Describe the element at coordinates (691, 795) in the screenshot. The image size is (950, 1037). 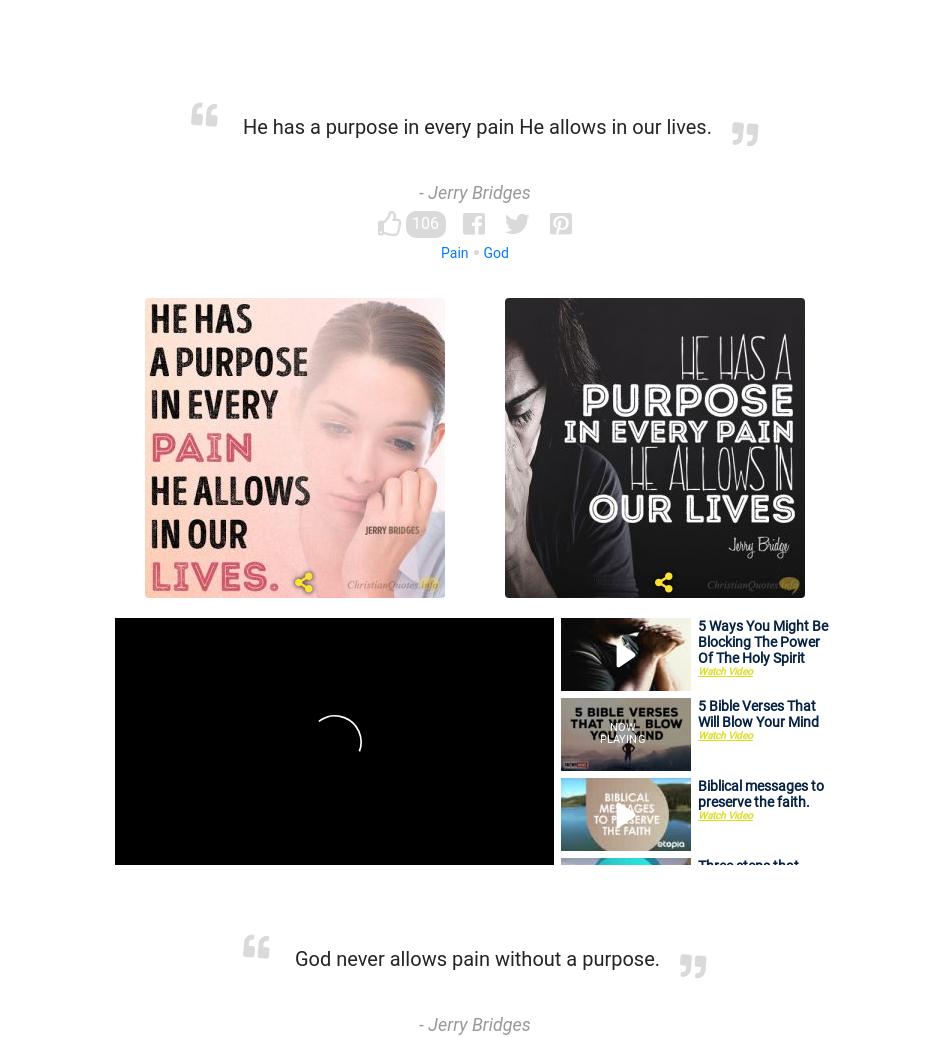
I see `'81'` at that location.